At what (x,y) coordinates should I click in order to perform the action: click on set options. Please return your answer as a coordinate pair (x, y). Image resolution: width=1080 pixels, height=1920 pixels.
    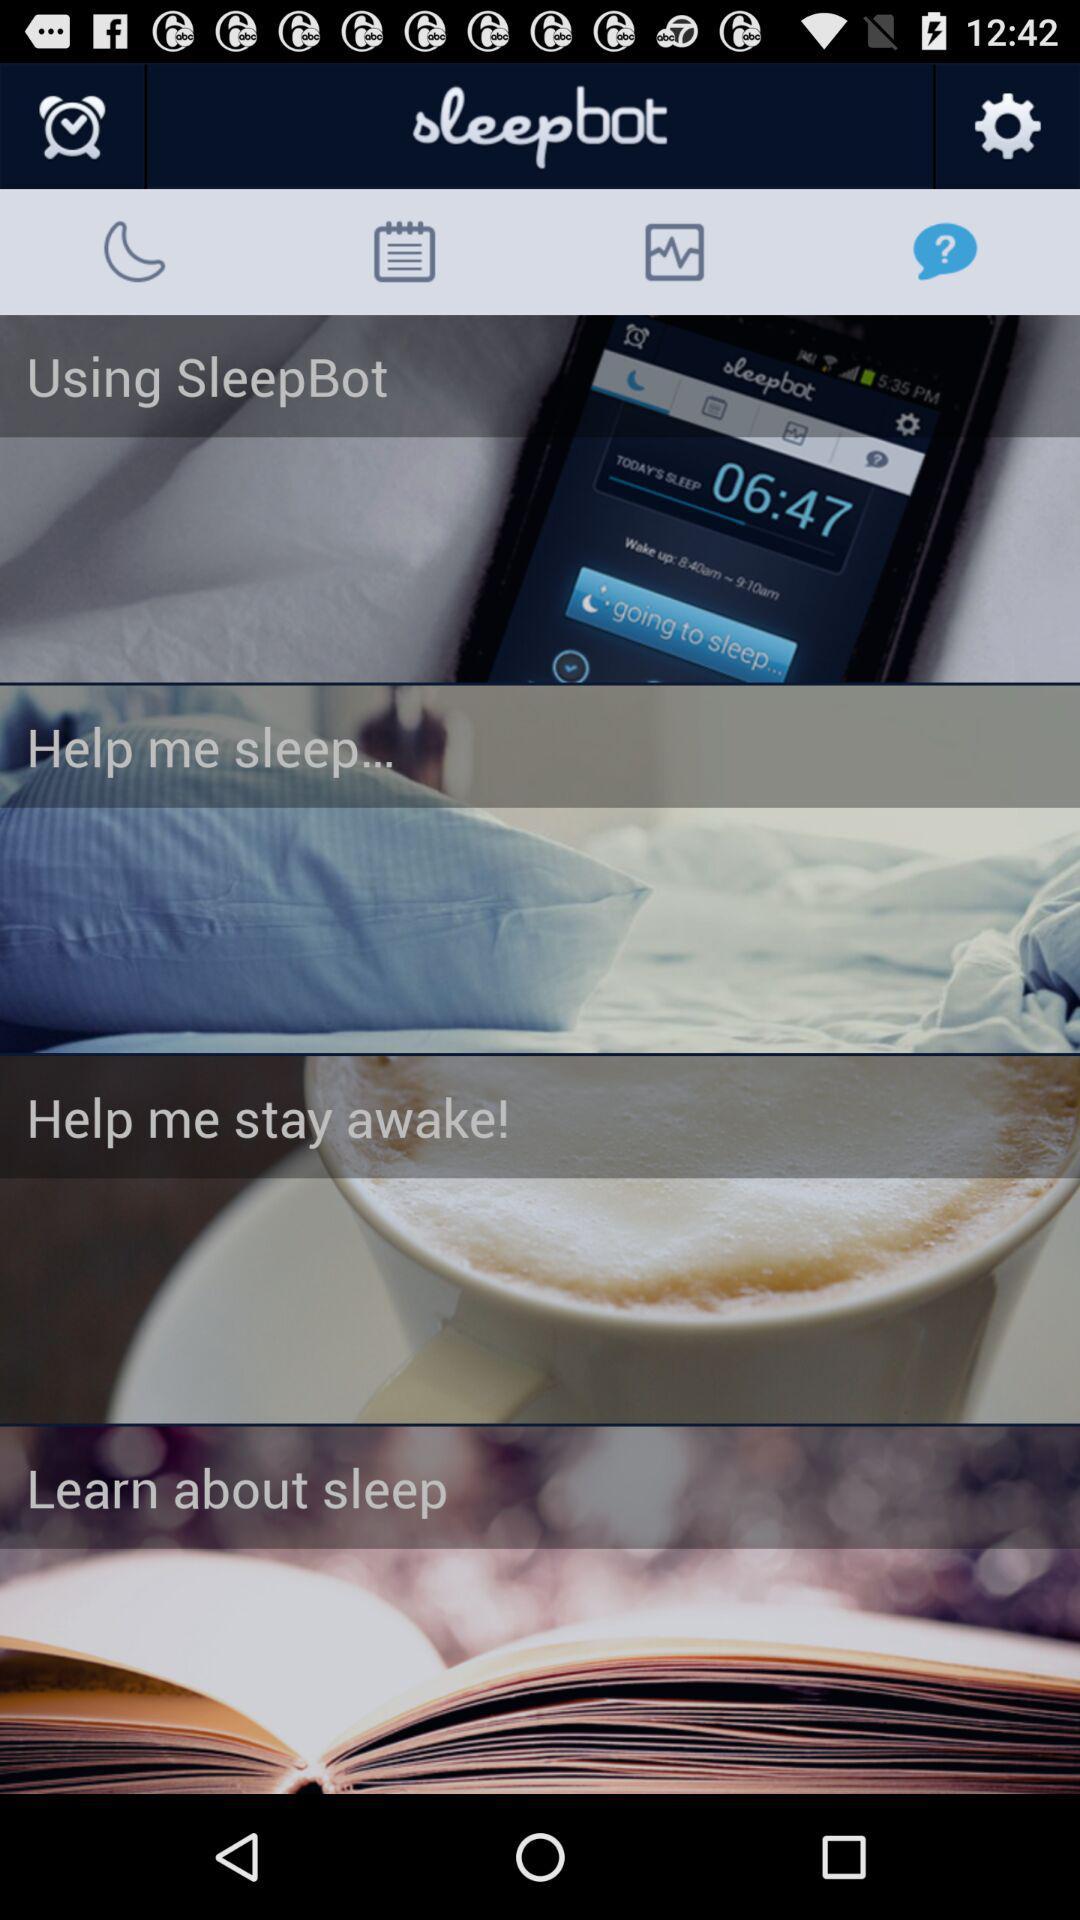
    Looking at the image, I should click on (1006, 126).